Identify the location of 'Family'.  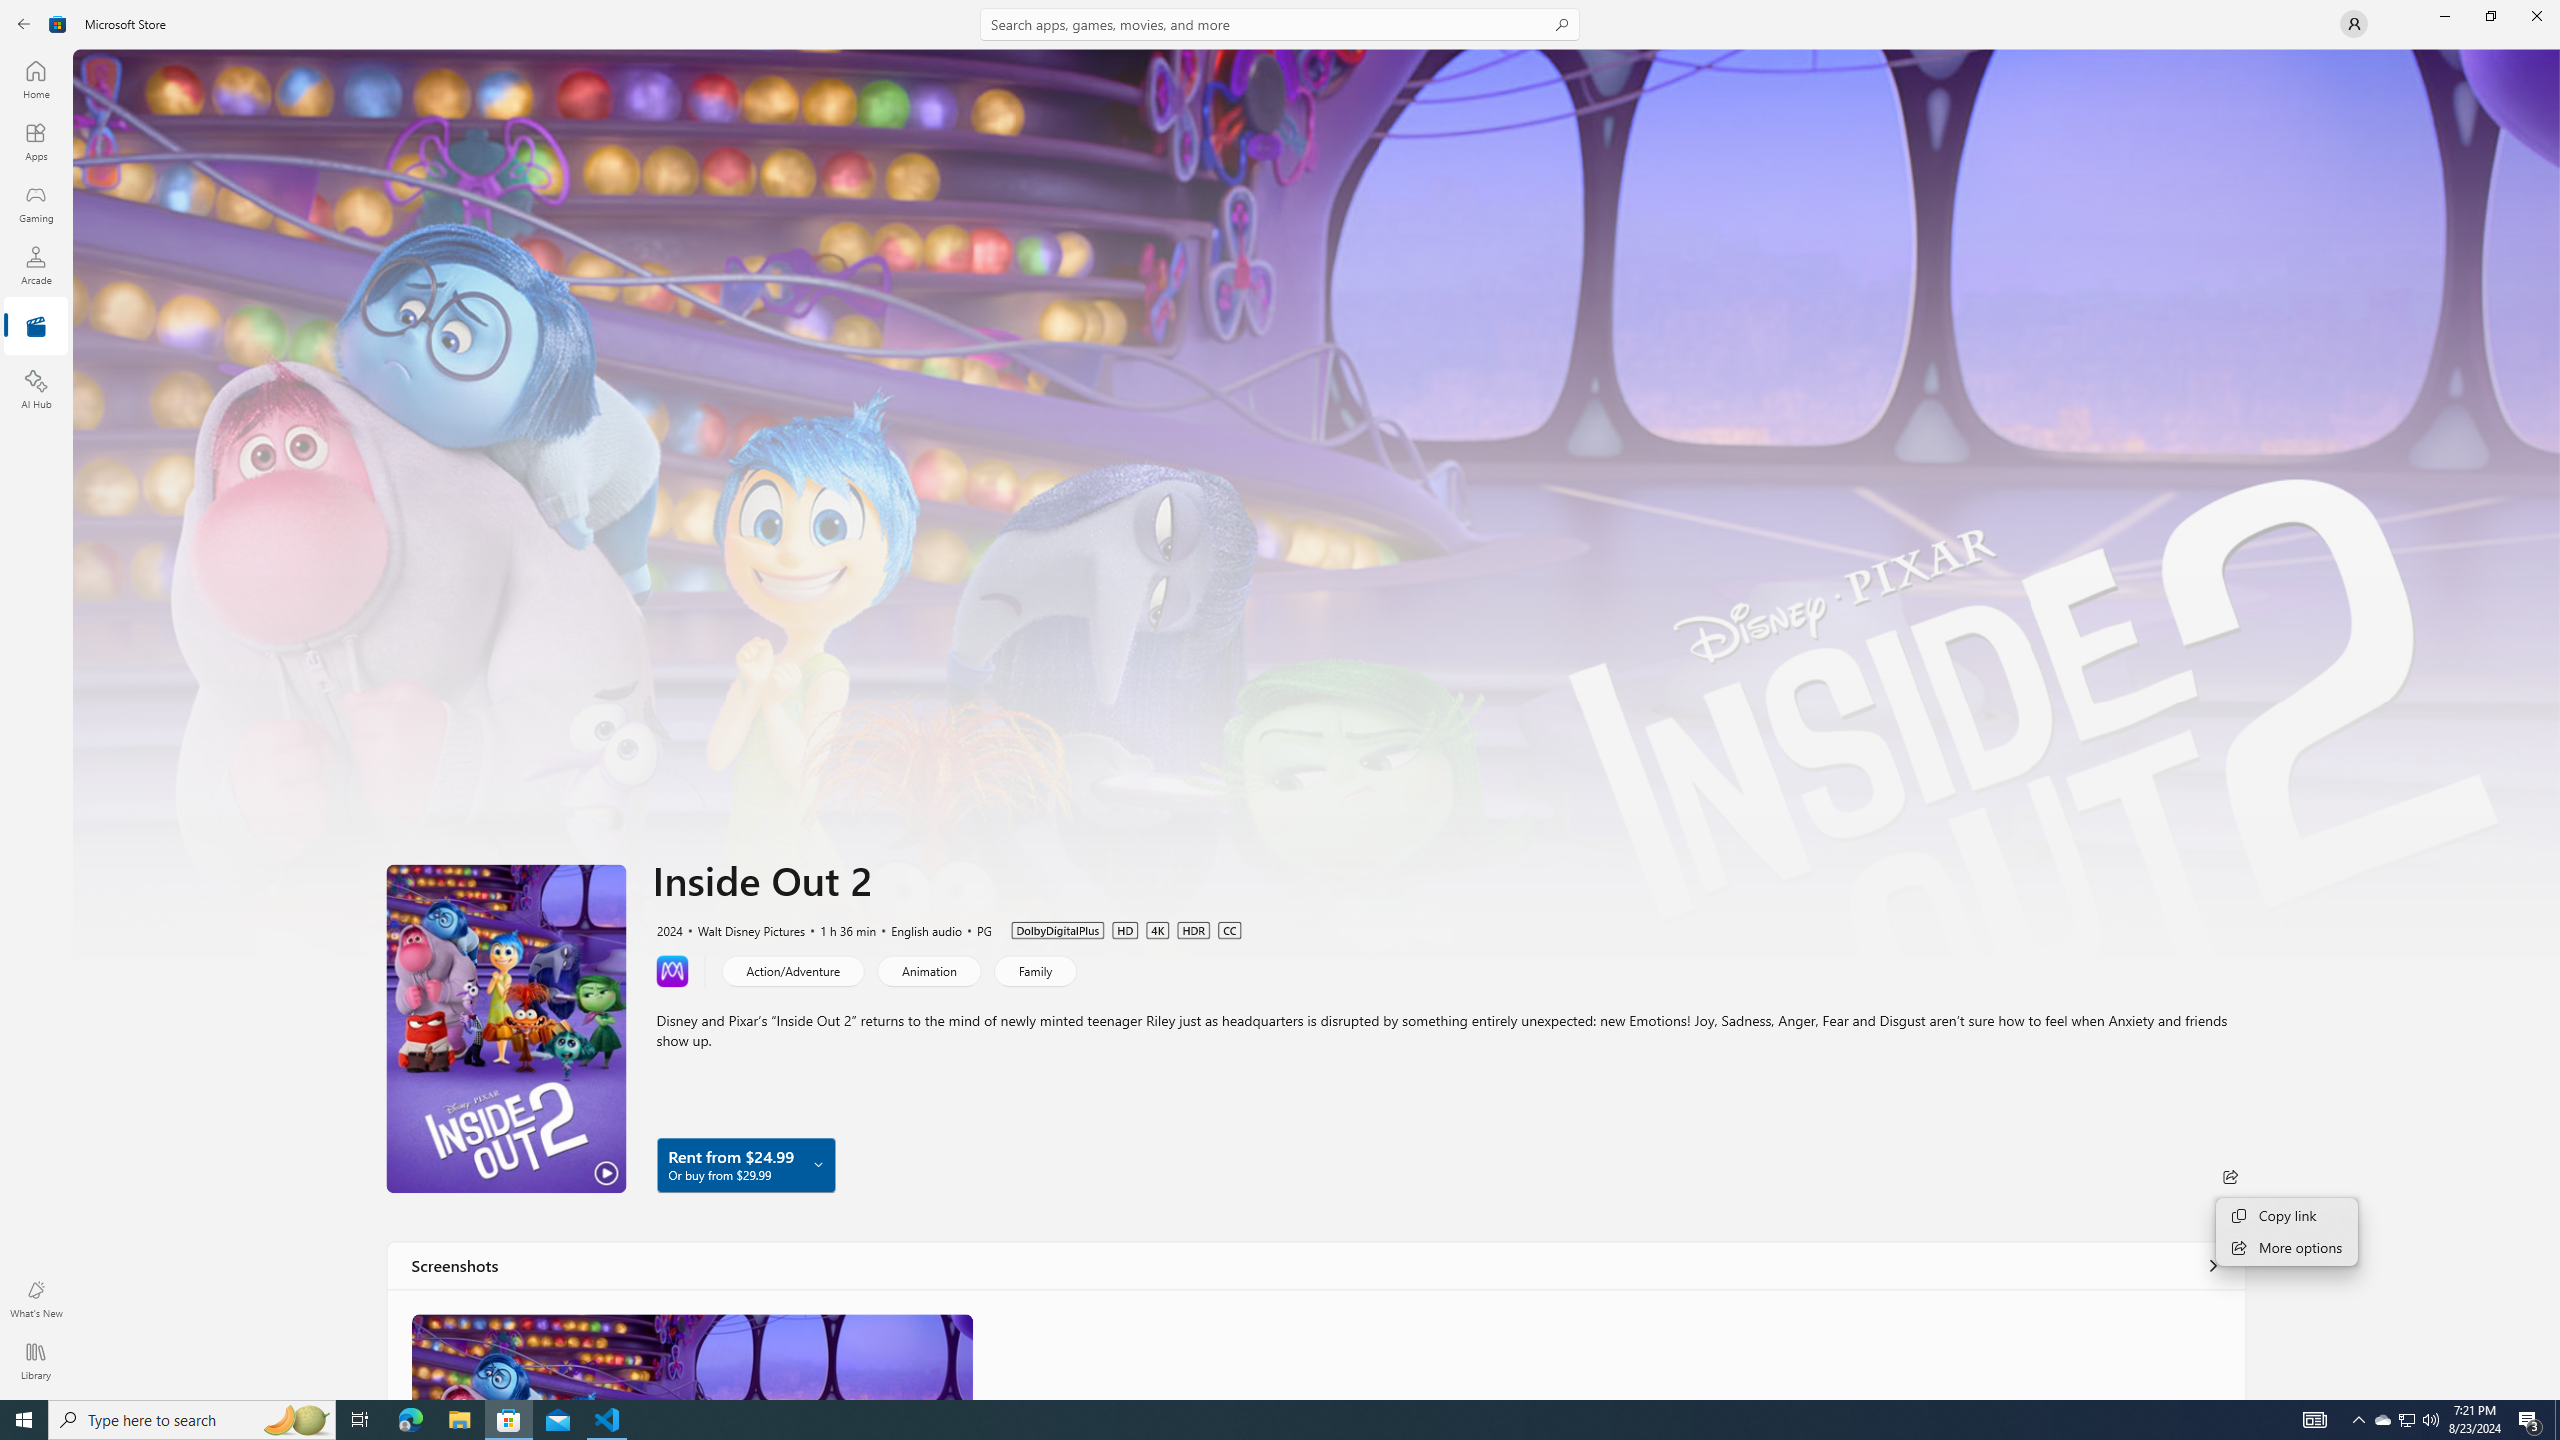
(1034, 969).